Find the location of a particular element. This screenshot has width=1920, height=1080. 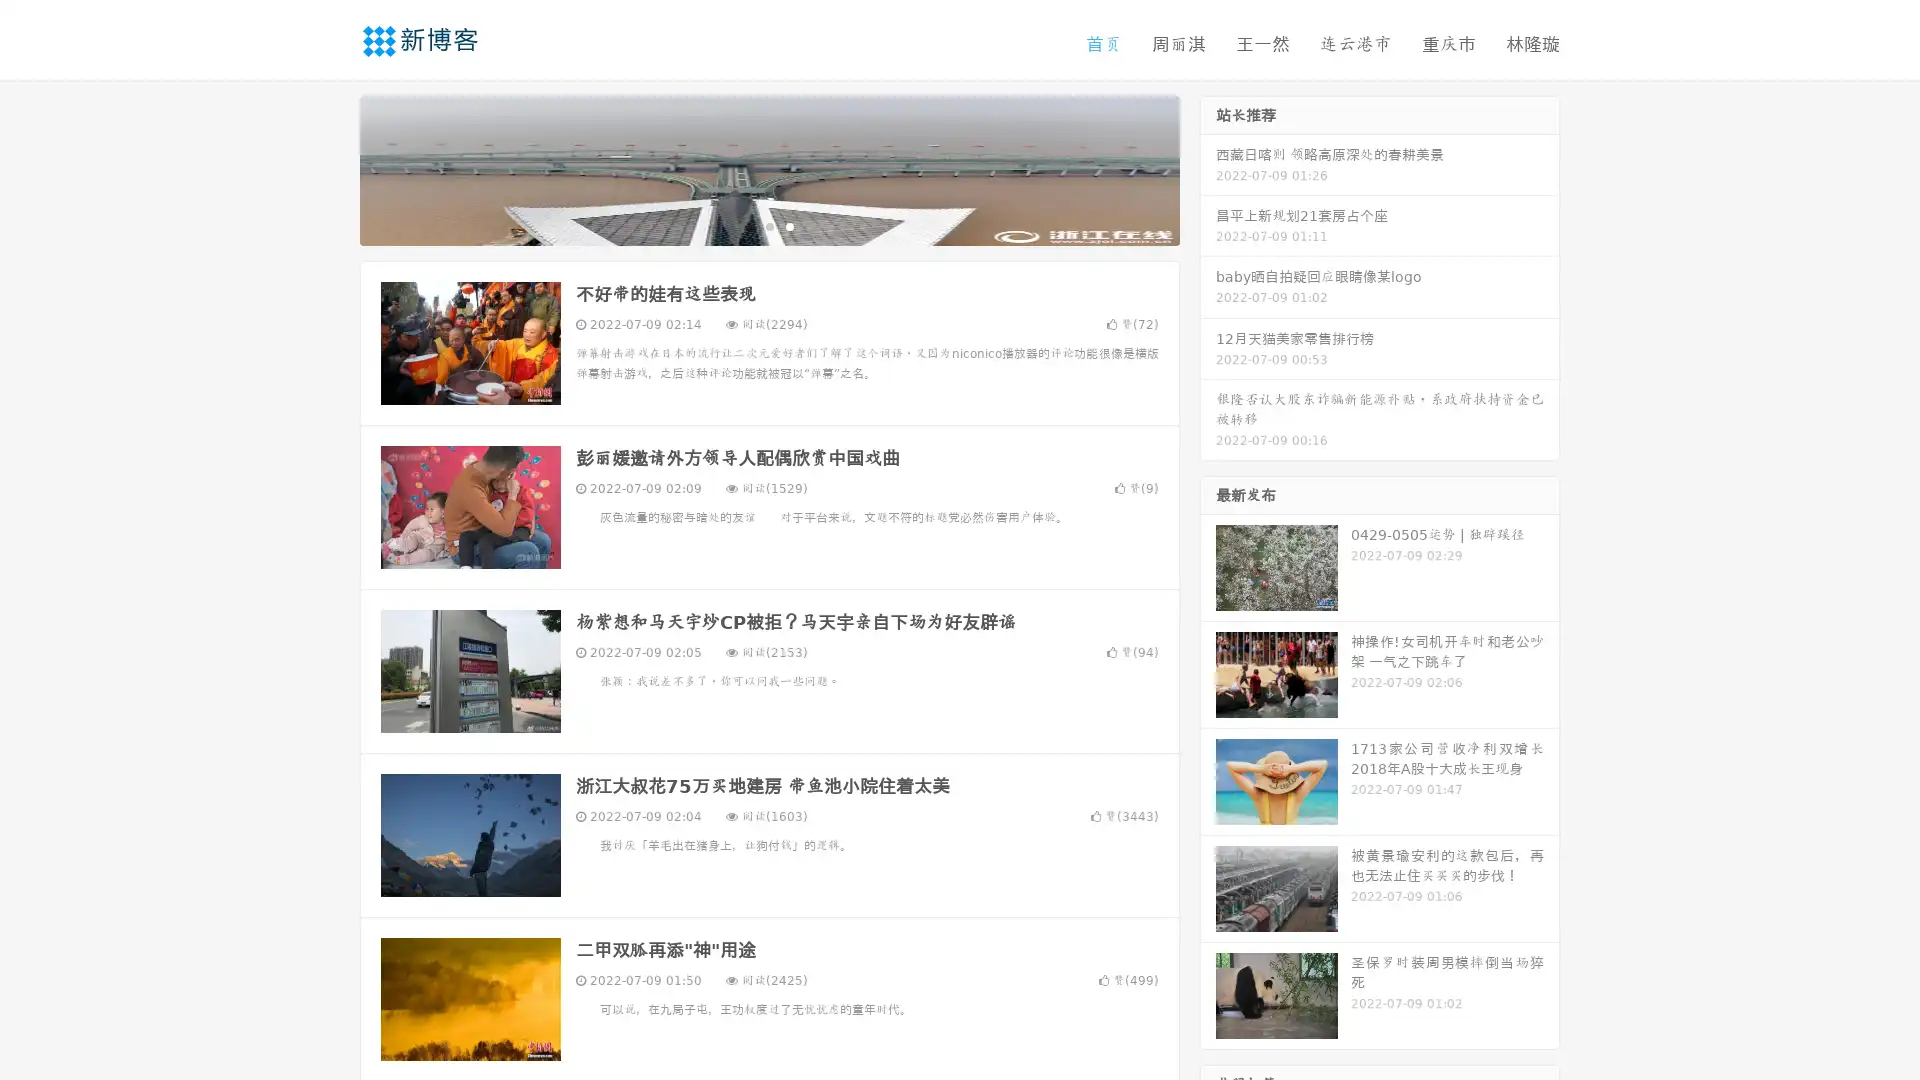

Next slide is located at coordinates (1208, 168).